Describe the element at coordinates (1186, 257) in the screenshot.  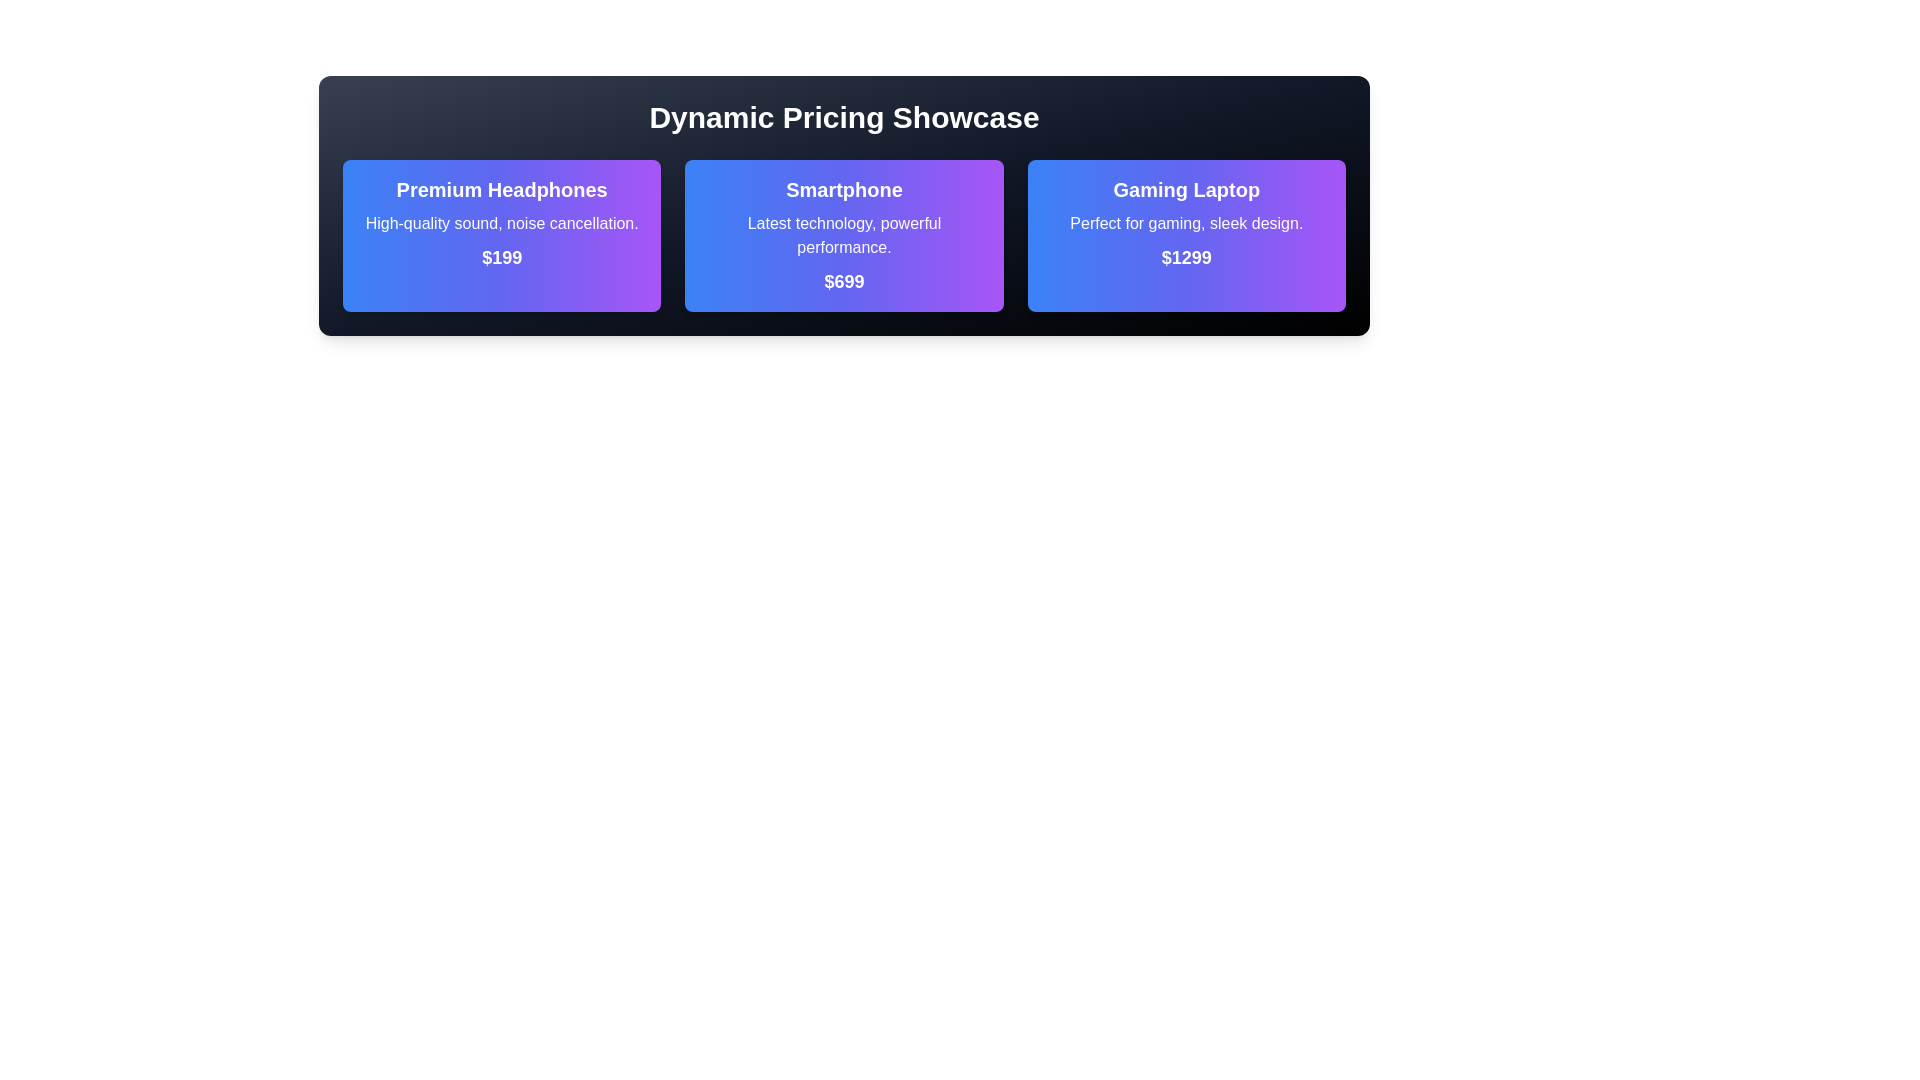
I see `price displayed as '$1299' in bold text located in the bottom-right section of the highlighted card titled 'Gaming Laptop'` at that location.